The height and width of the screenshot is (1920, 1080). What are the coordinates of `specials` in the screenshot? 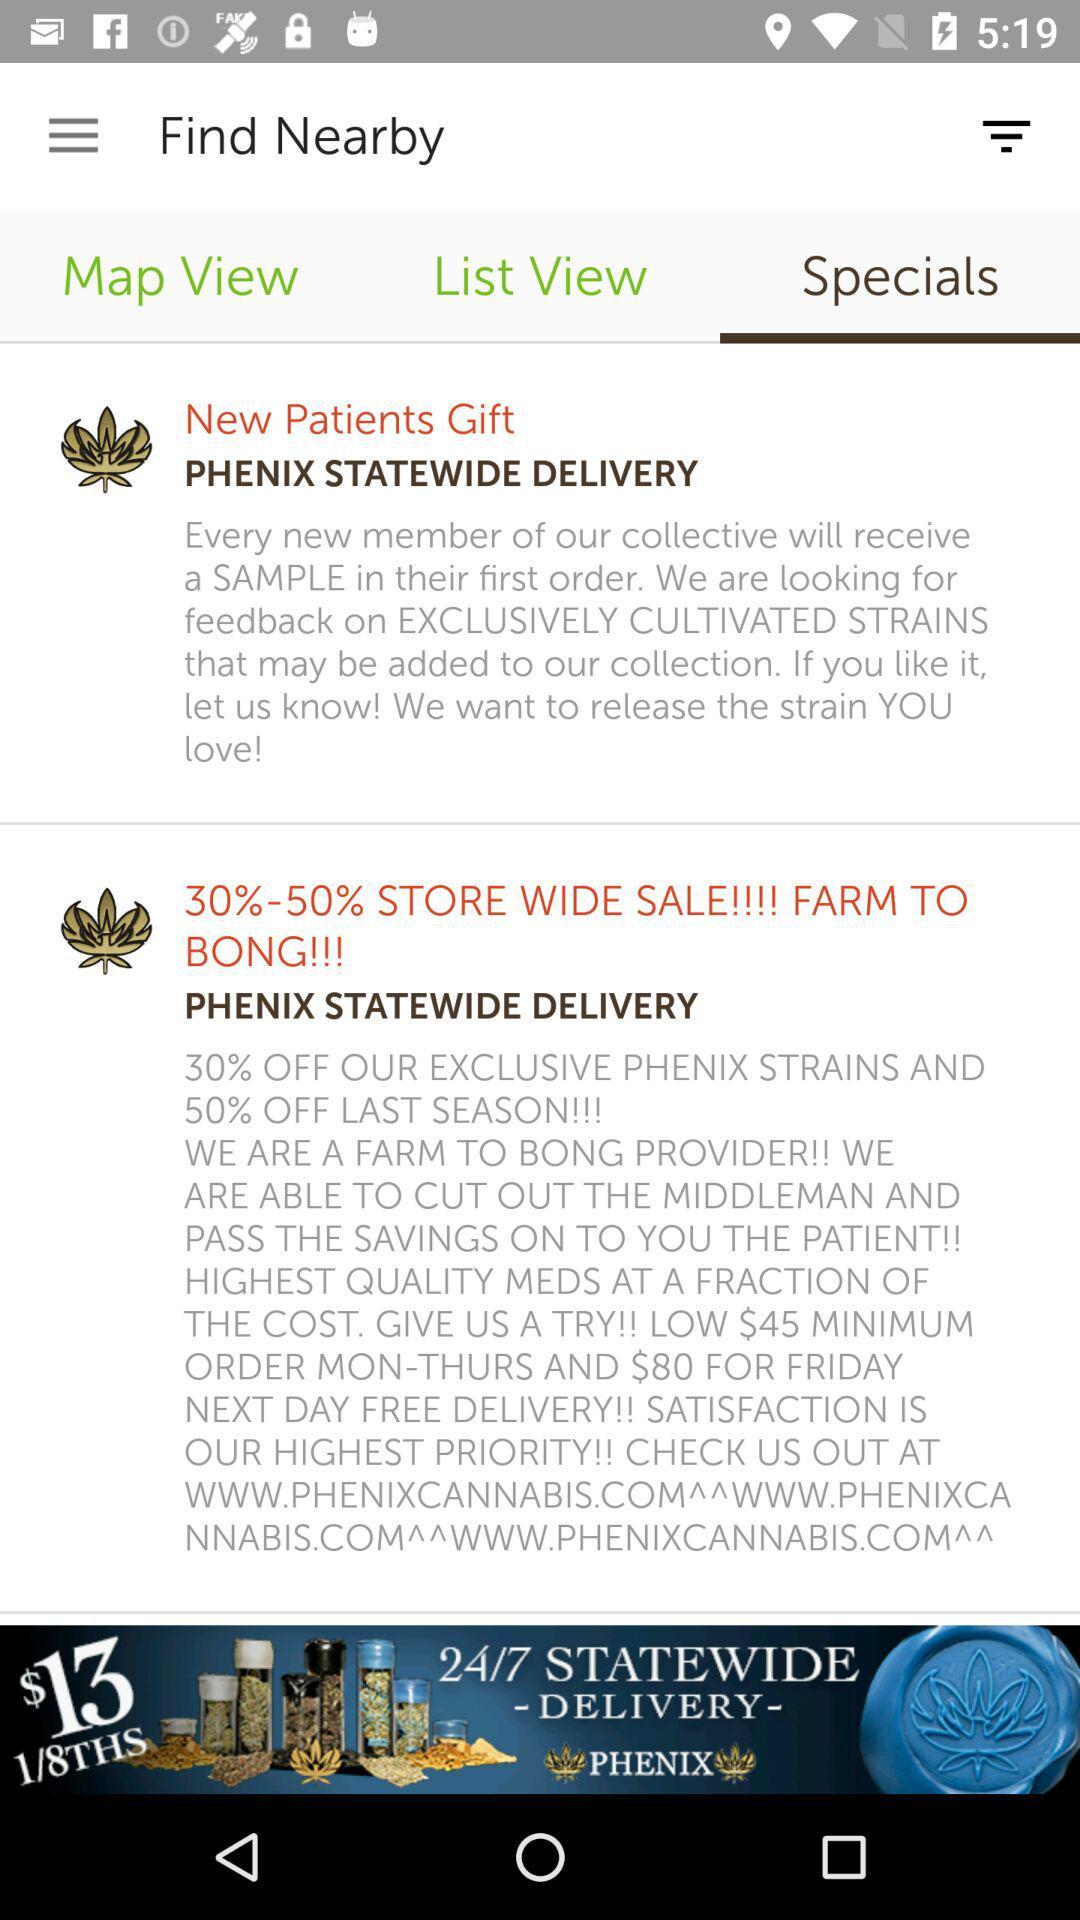 It's located at (898, 275).